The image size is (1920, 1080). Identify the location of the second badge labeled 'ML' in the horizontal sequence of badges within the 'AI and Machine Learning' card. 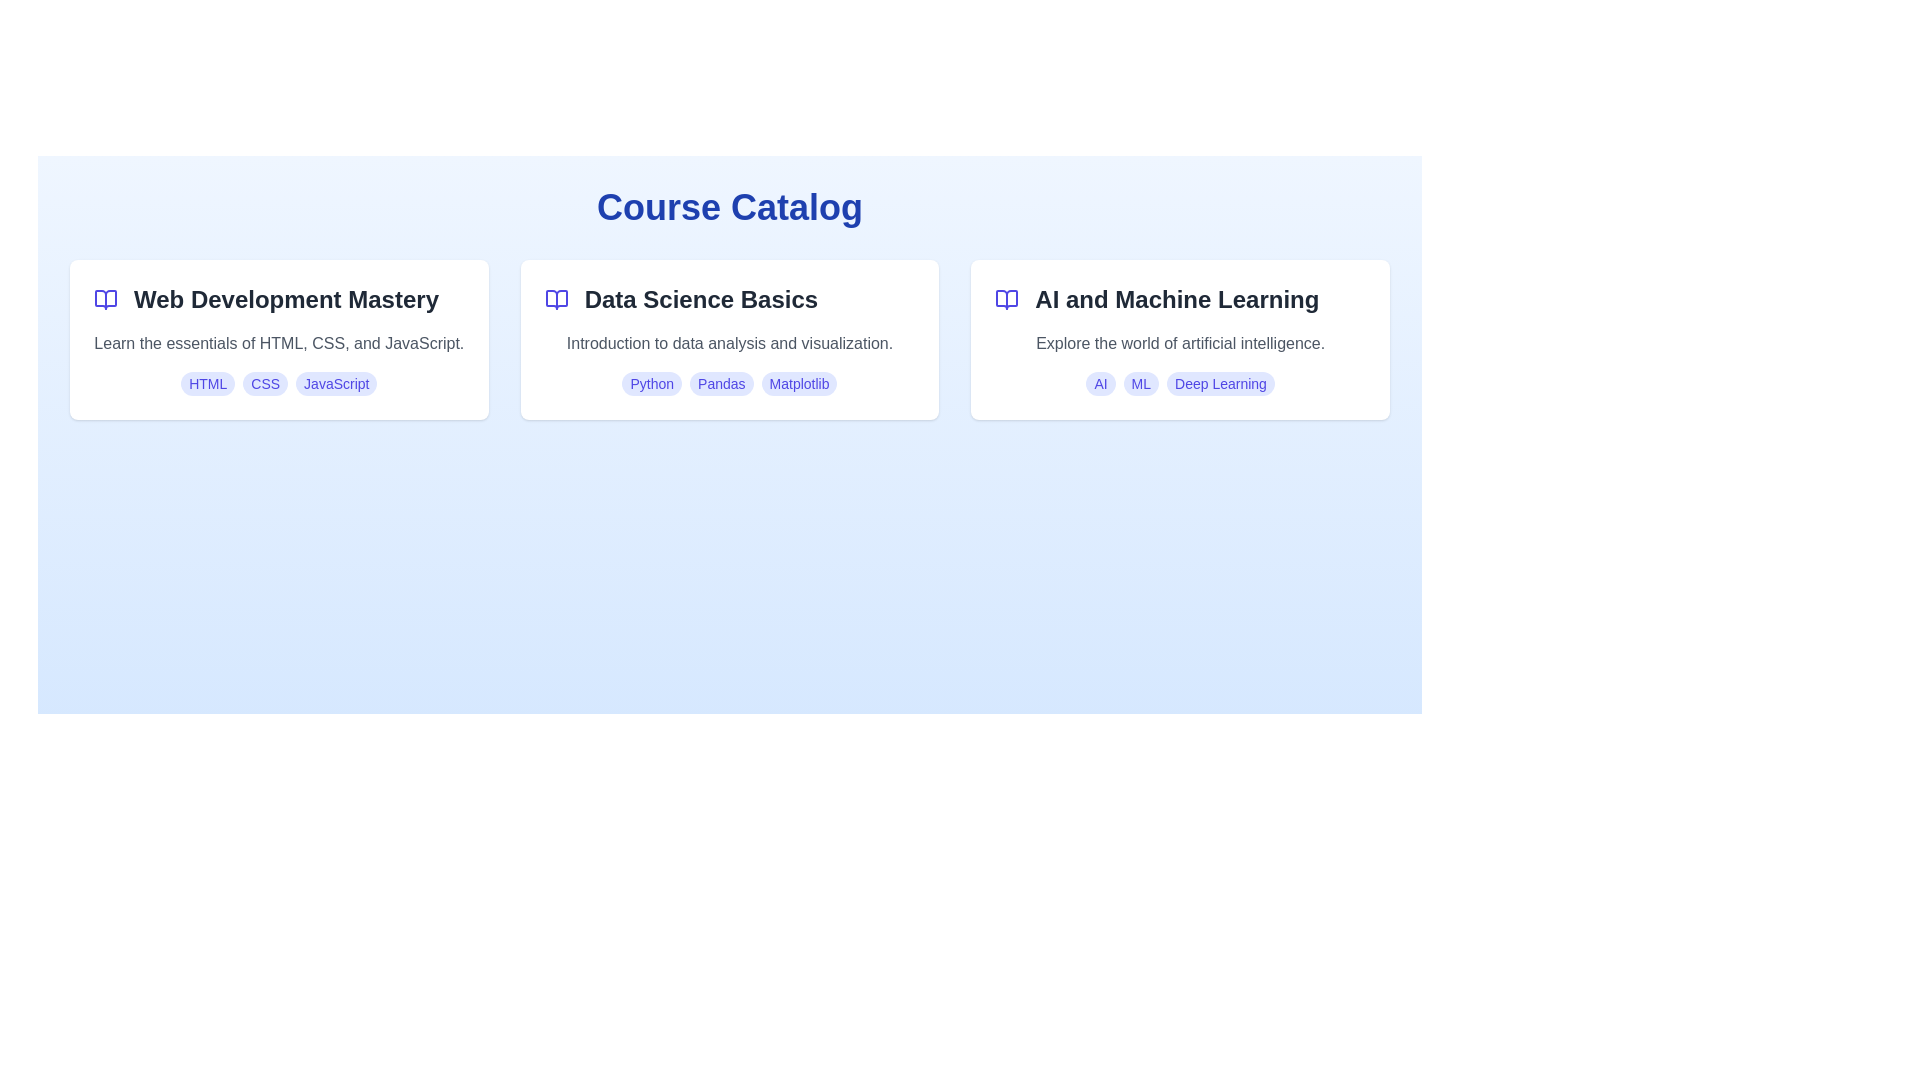
(1141, 384).